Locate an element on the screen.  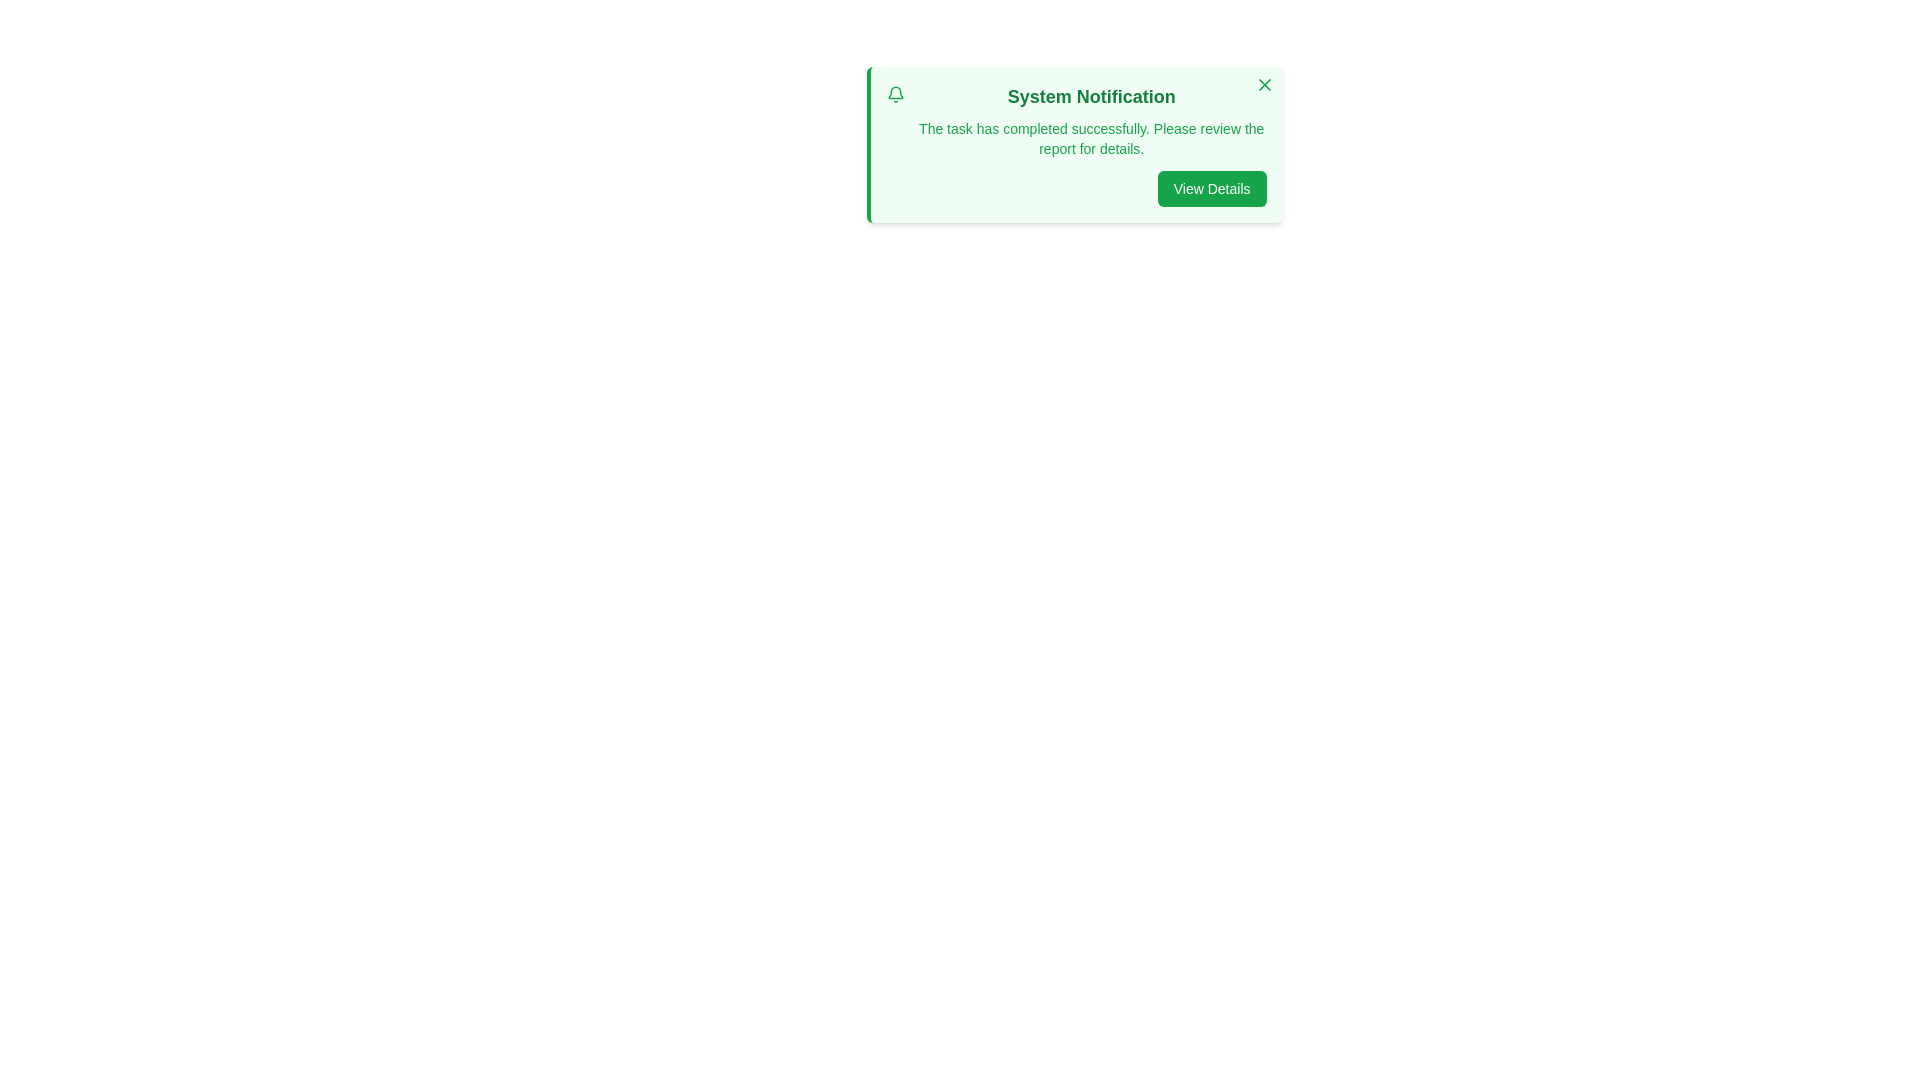
close button to dismiss the notification is located at coordinates (1263, 83).